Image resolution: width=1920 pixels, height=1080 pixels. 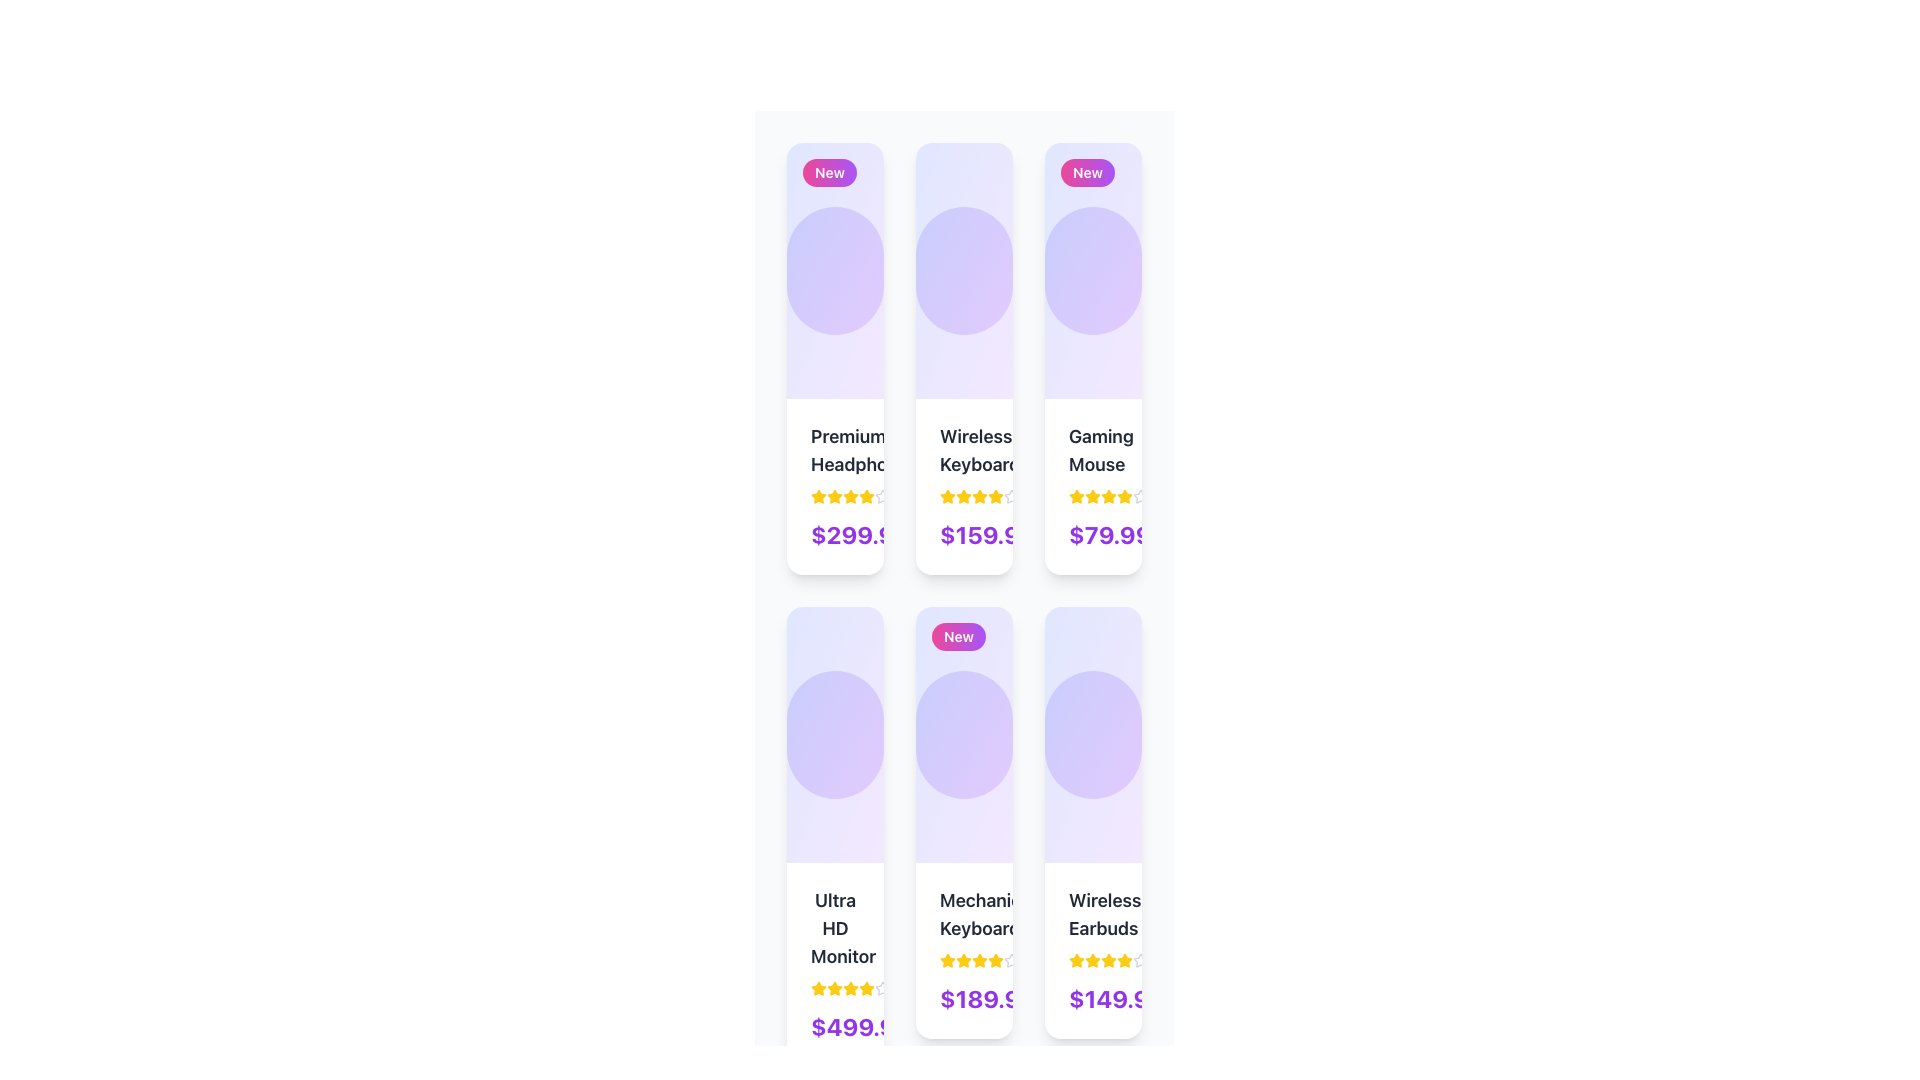 I want to click on the fourth star-shaped icon with a yellow fill color in the visual rating system located in the third card of the first row, so click(x=1107, y=495).